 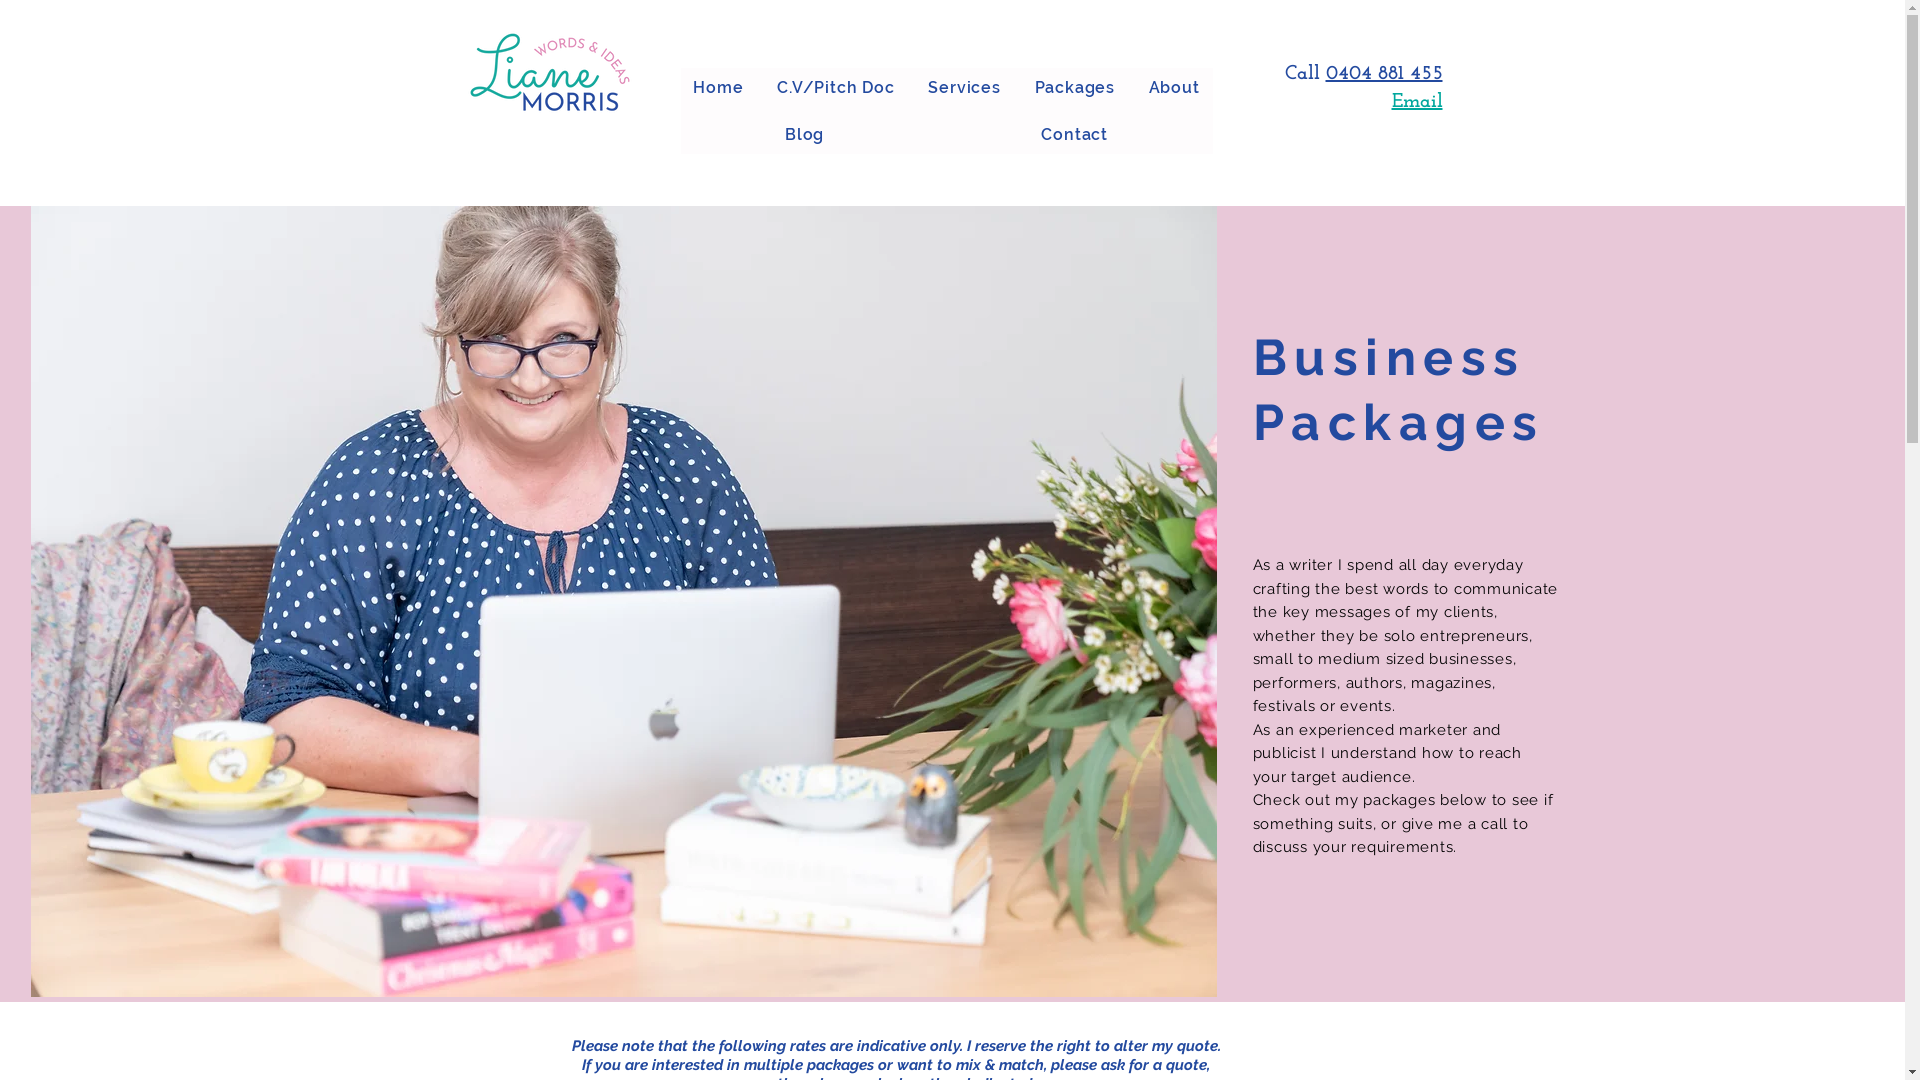 What do you see at coordinates (964, 86) in the screenshot?
I see `'Services'` at bounding box center [964, 86].